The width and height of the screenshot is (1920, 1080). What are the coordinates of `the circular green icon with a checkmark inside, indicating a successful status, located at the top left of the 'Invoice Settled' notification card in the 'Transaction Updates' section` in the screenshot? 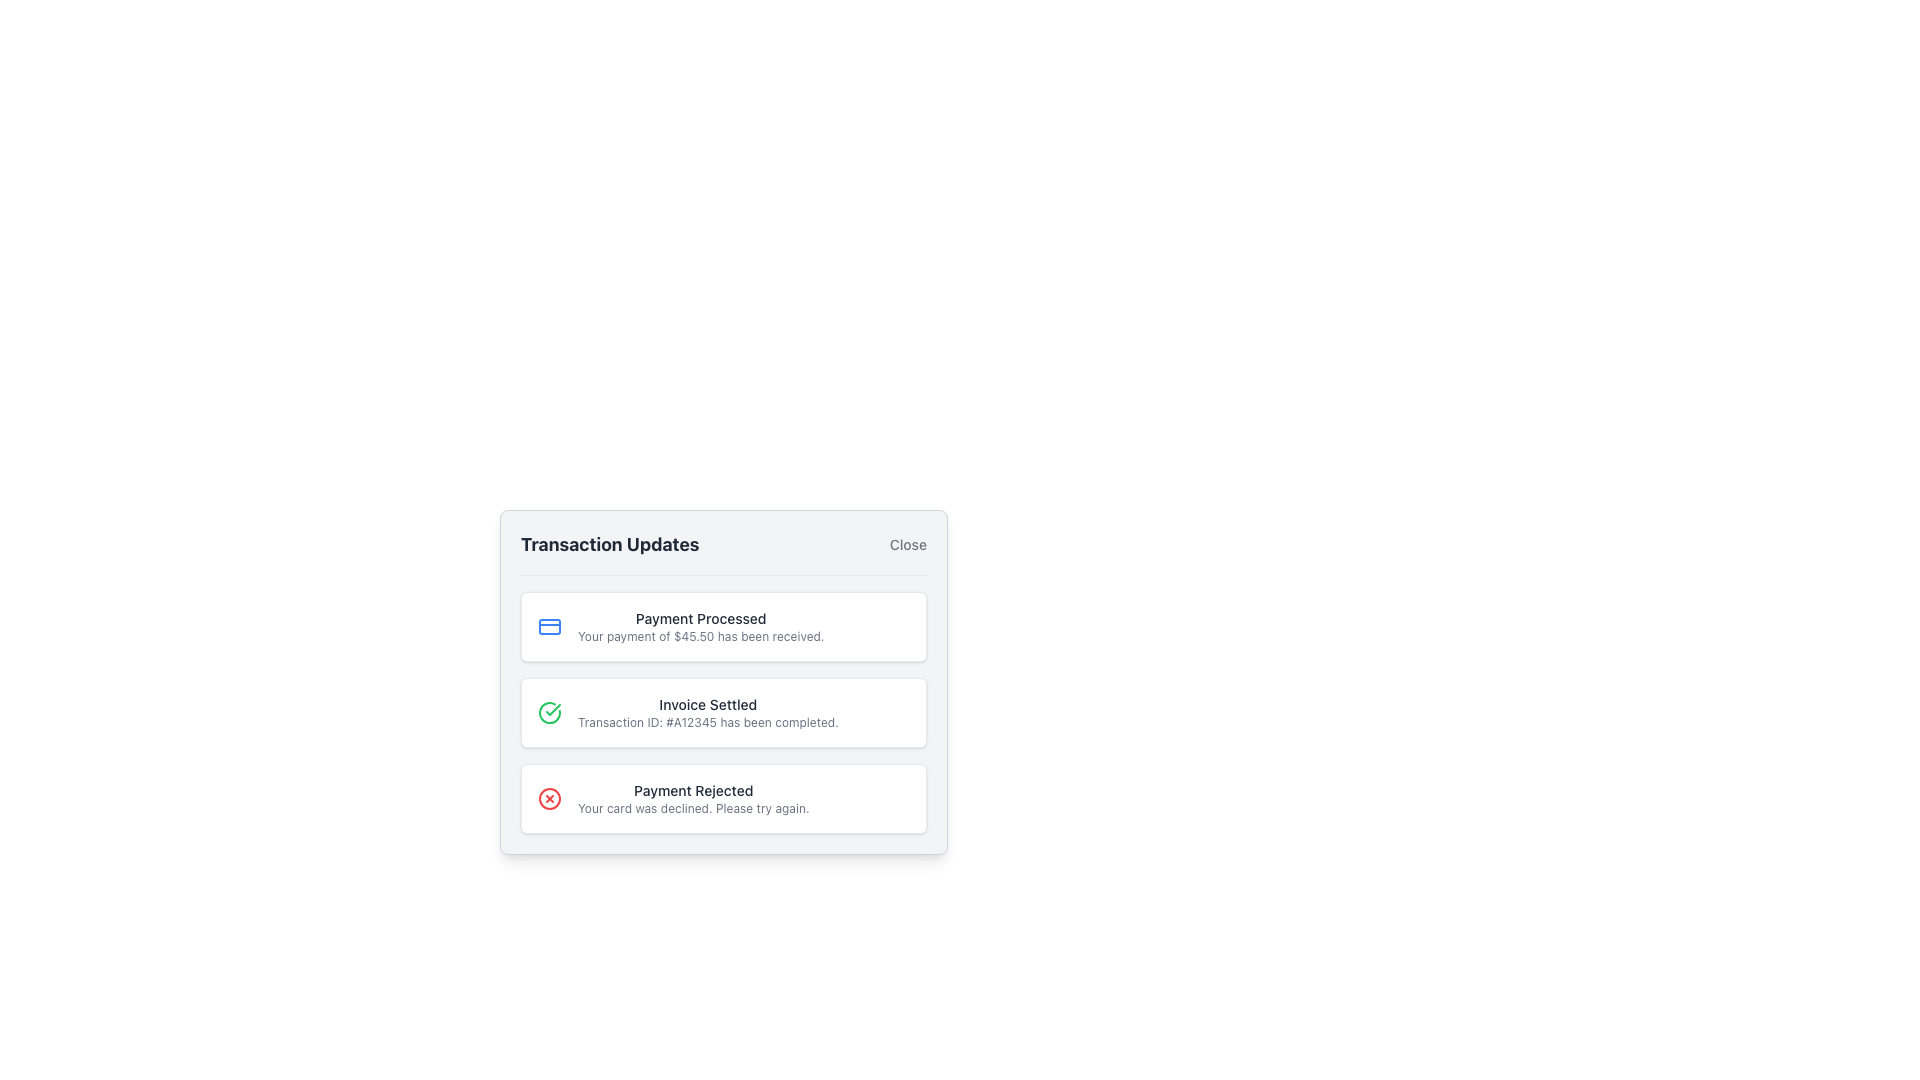 It's located at (550, 712).